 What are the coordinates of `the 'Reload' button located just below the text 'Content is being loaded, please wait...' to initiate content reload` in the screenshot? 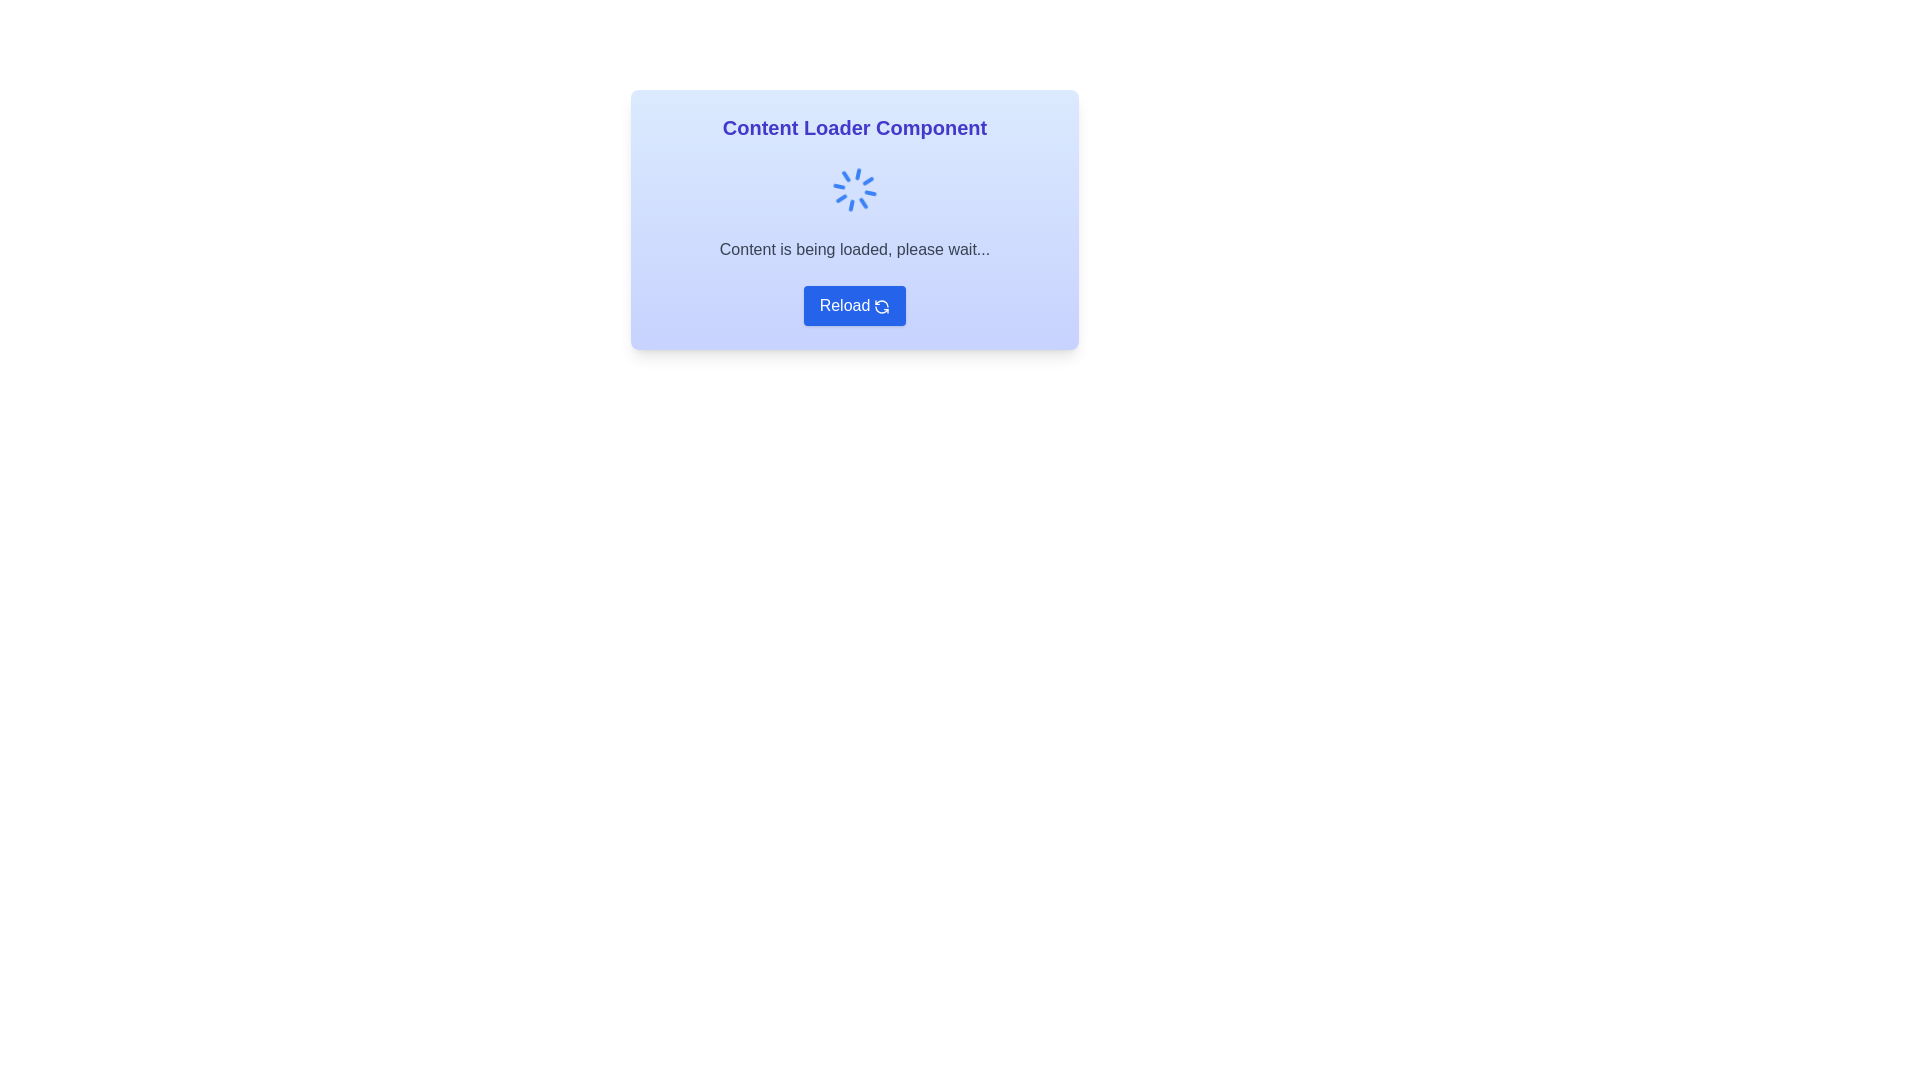 It's located at (854, 305).